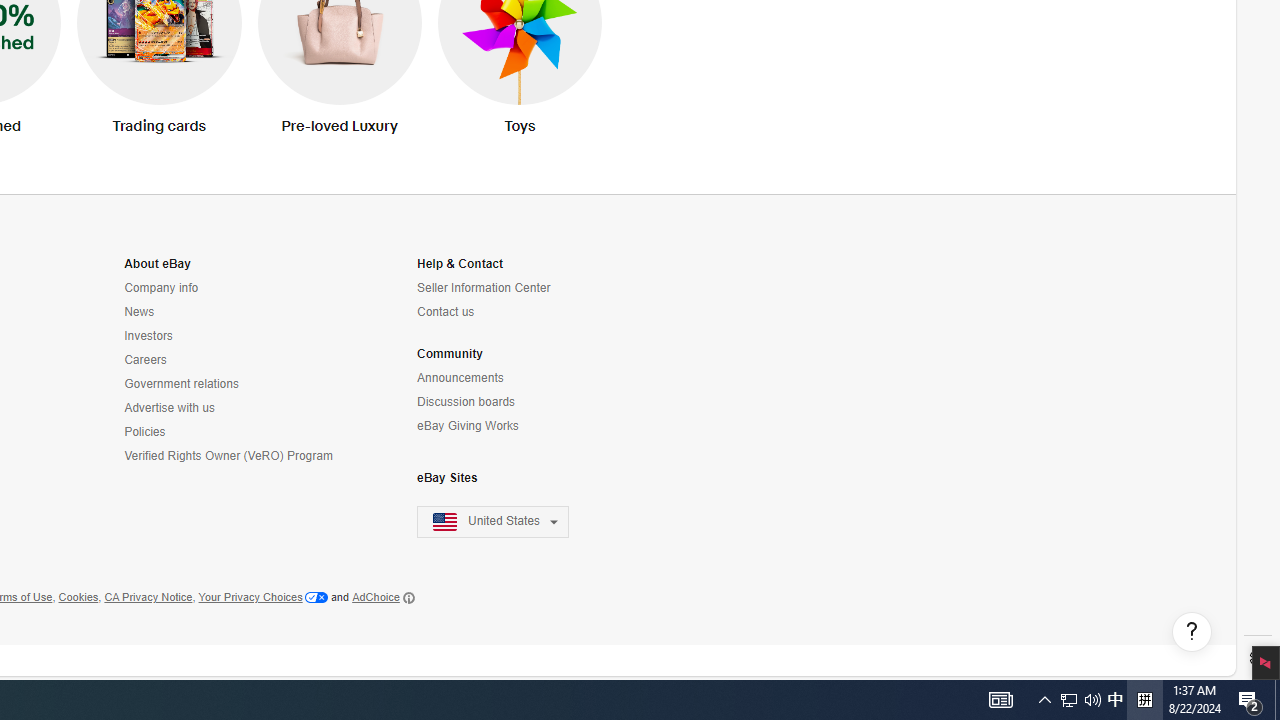  I want to click on 'Company info', so click(161, 288).